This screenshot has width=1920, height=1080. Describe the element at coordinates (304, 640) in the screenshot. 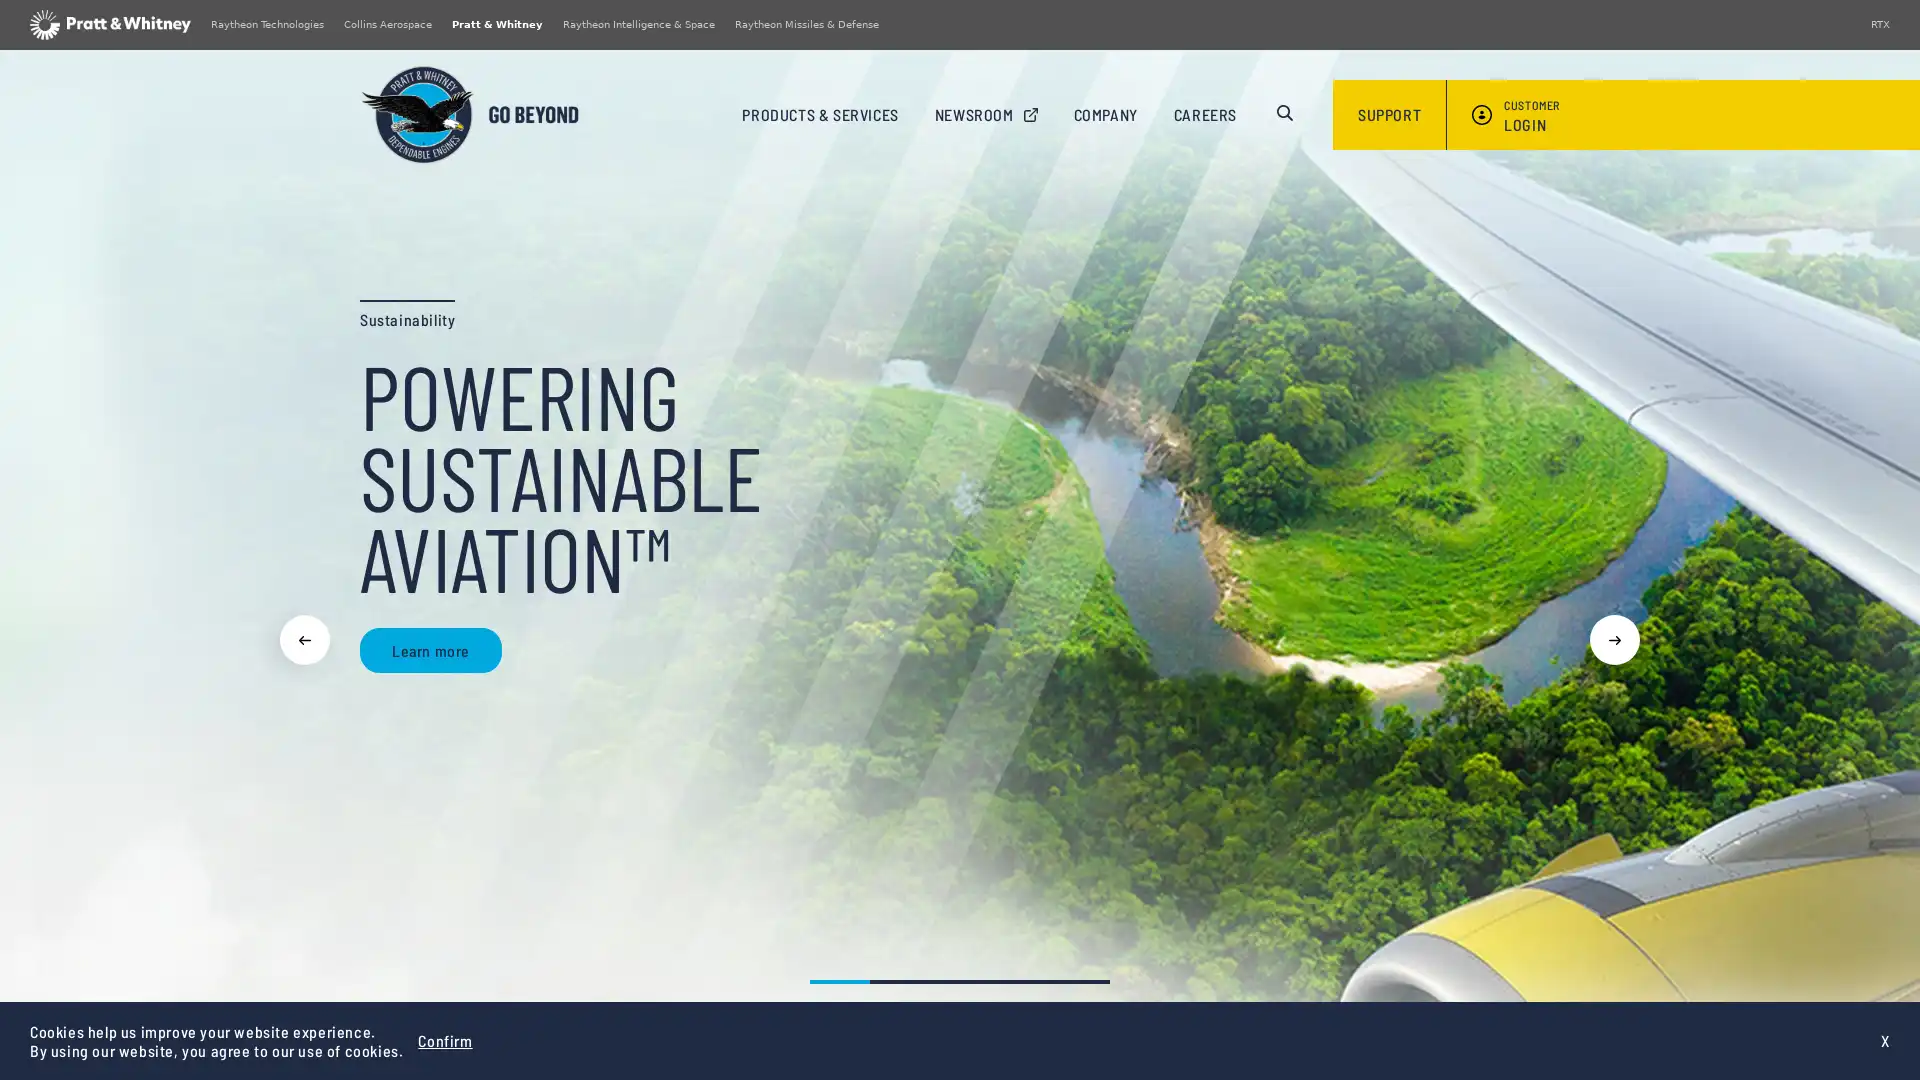

I see `Previous slide` at that location.